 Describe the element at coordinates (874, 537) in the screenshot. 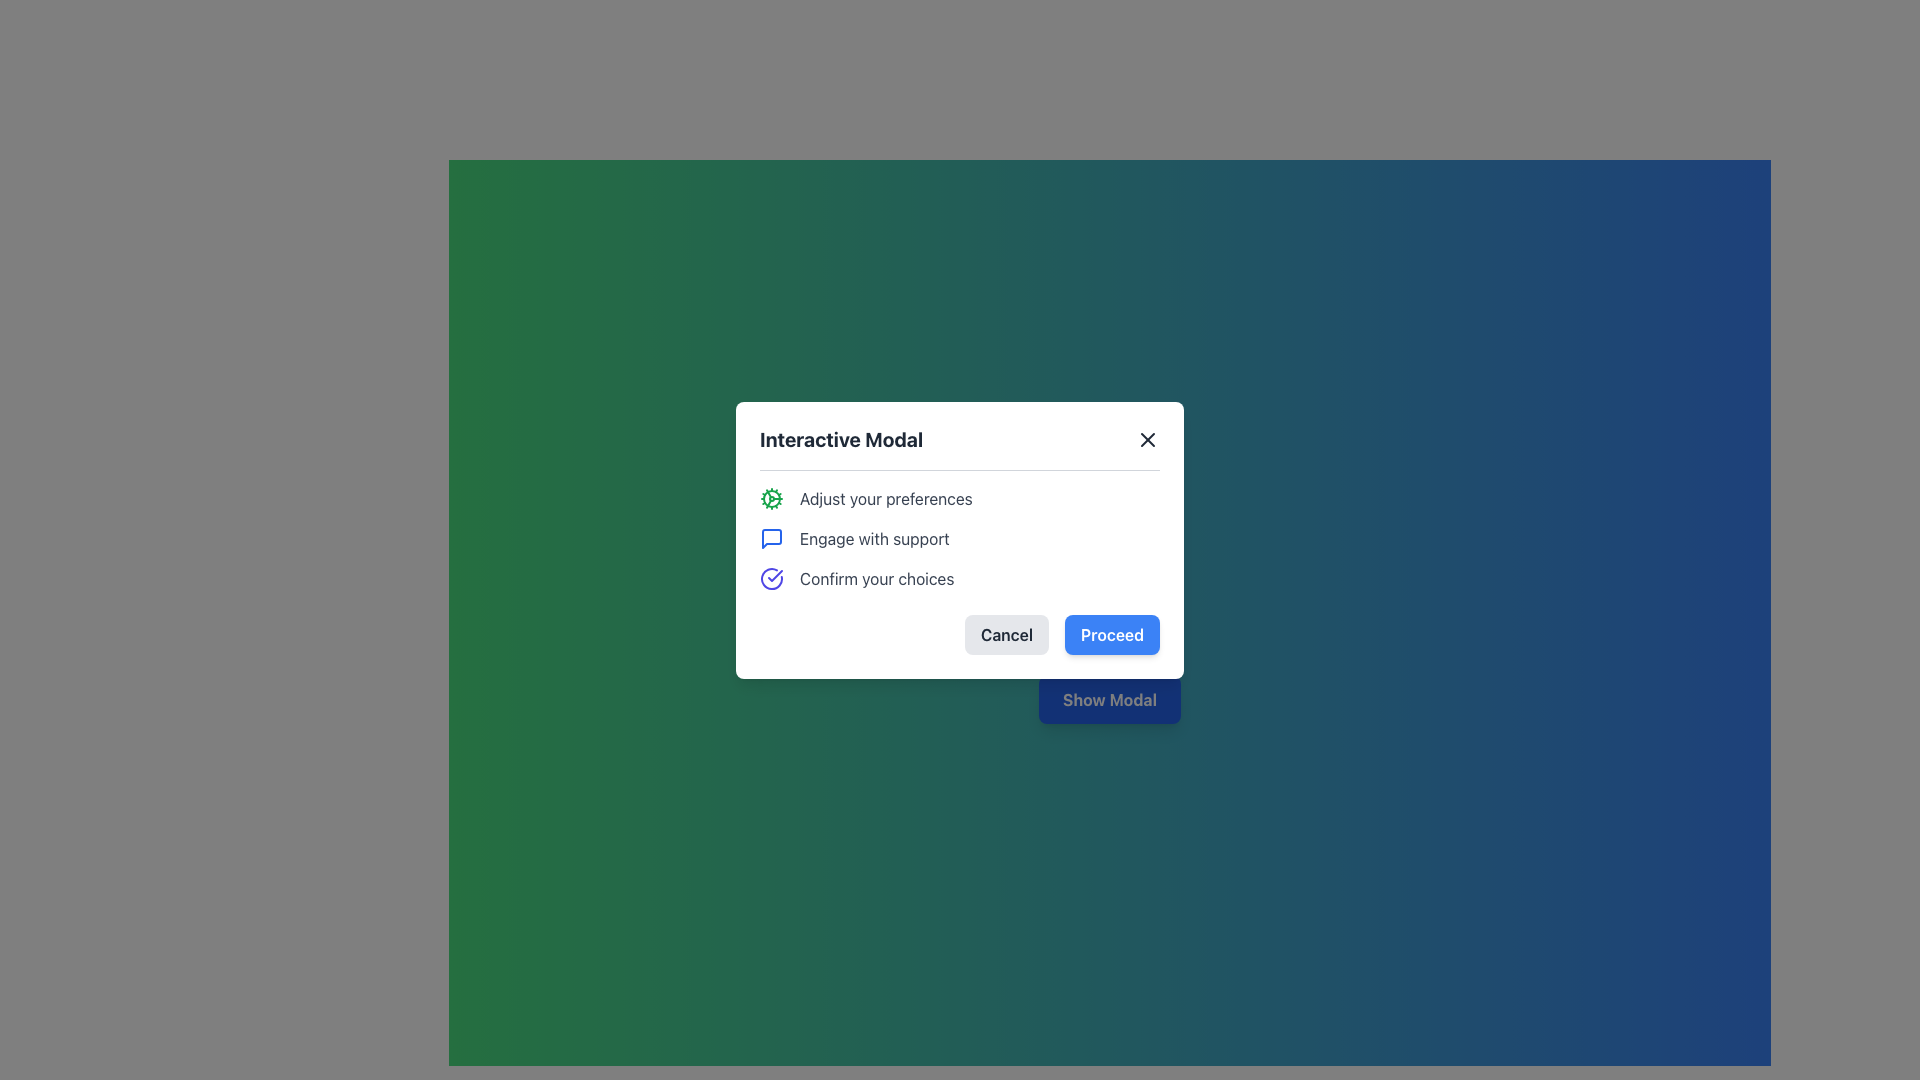

I see `the informational Text Label in the 'Interactive Modal' dialog box, which is the second item in the list, positioned between 'Adjust your preferences' and 'Confirm your choices'` at that location.